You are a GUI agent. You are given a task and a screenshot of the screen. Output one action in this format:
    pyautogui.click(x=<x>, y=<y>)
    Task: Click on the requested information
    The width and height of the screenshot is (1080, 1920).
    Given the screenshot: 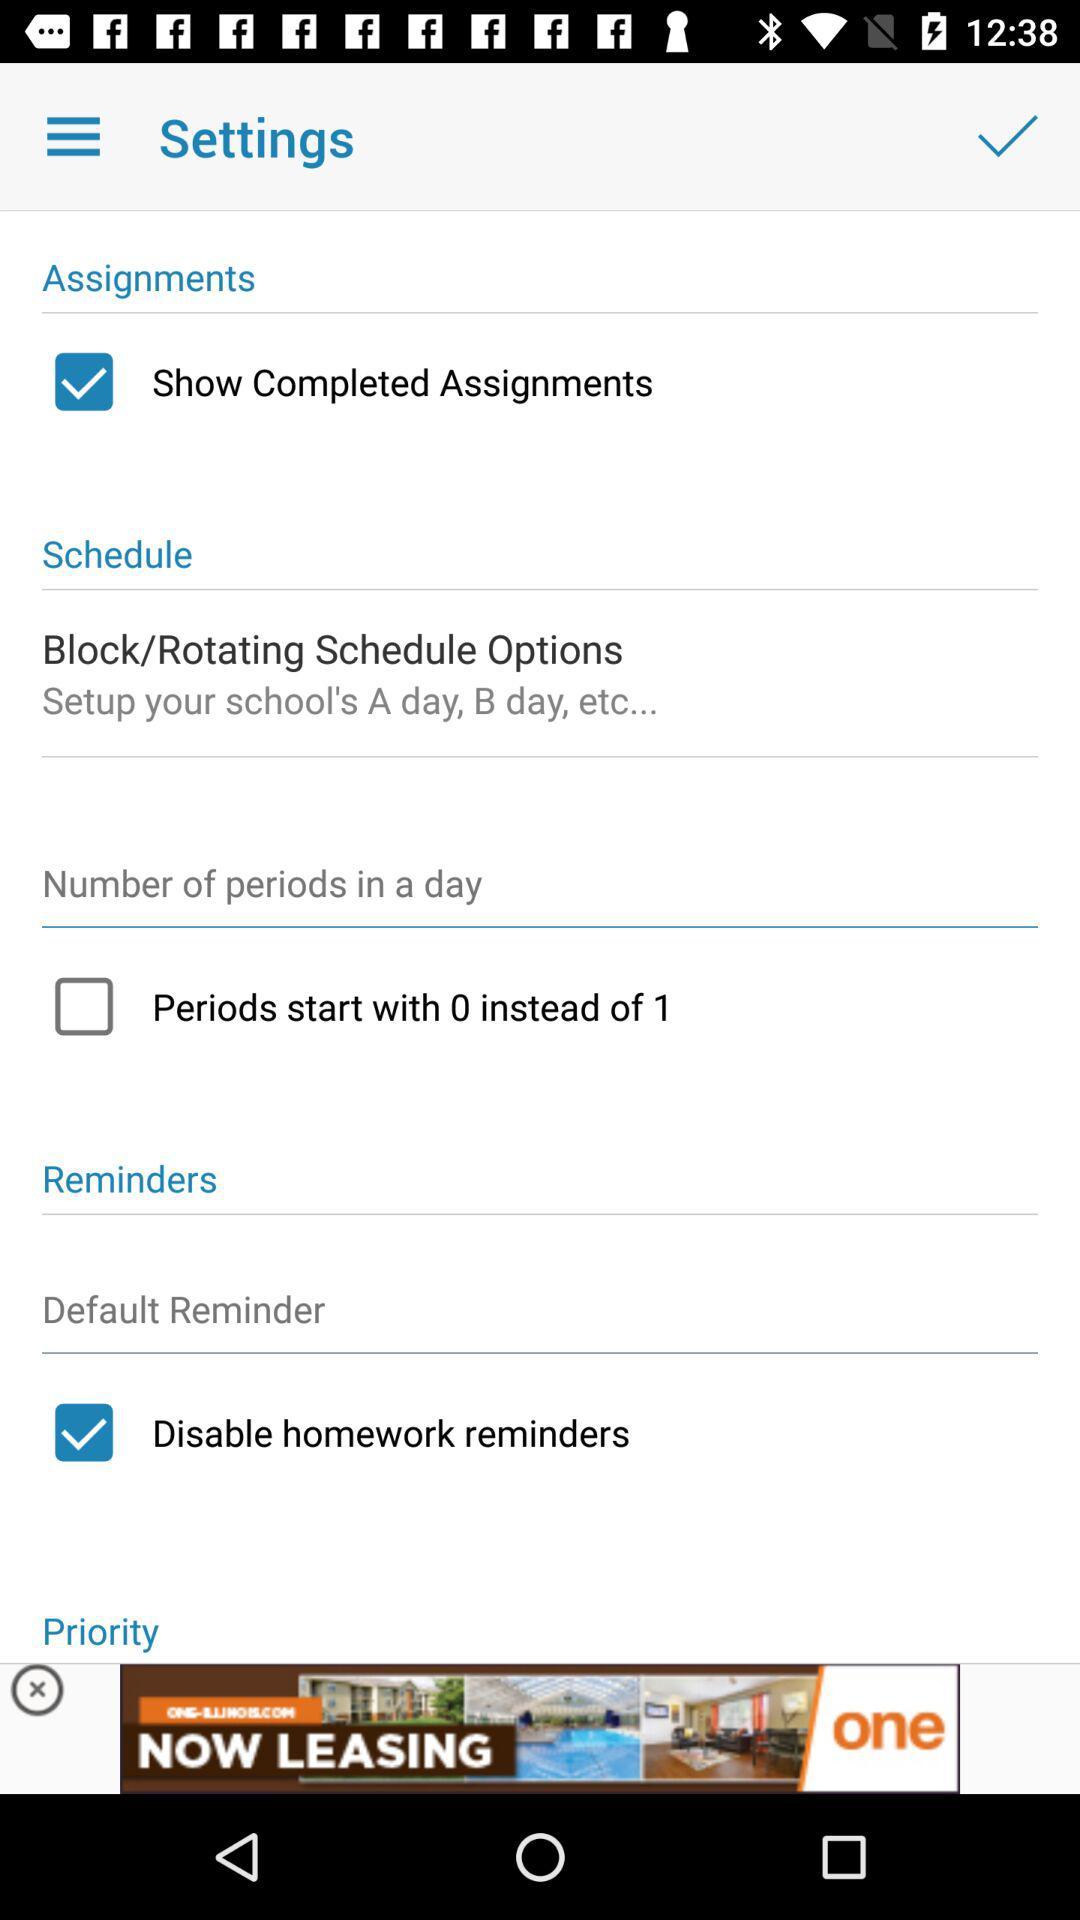 What is the action you would take?
    pyautogui.click(x=540, y=891)
    